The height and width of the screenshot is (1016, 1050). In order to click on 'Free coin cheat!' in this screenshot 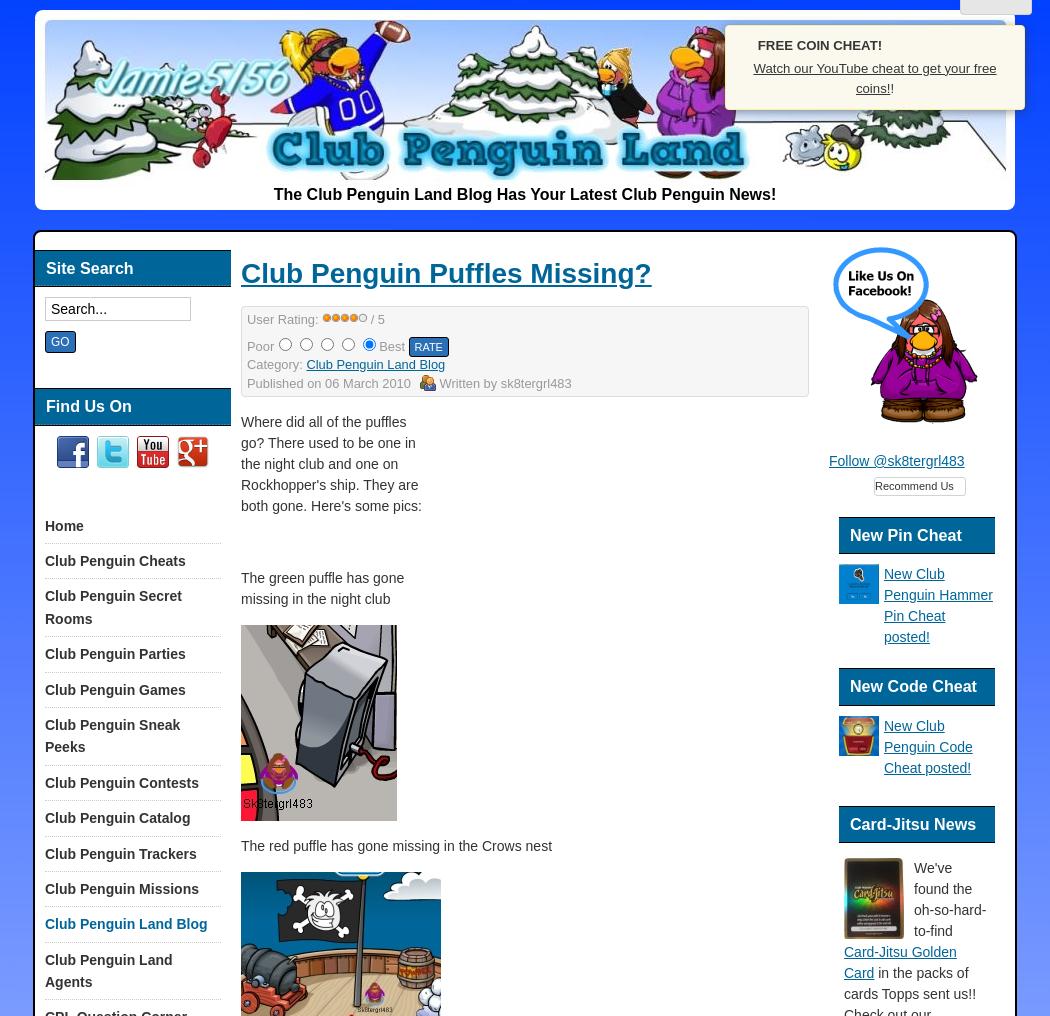, I will do `click(757, 43)`.